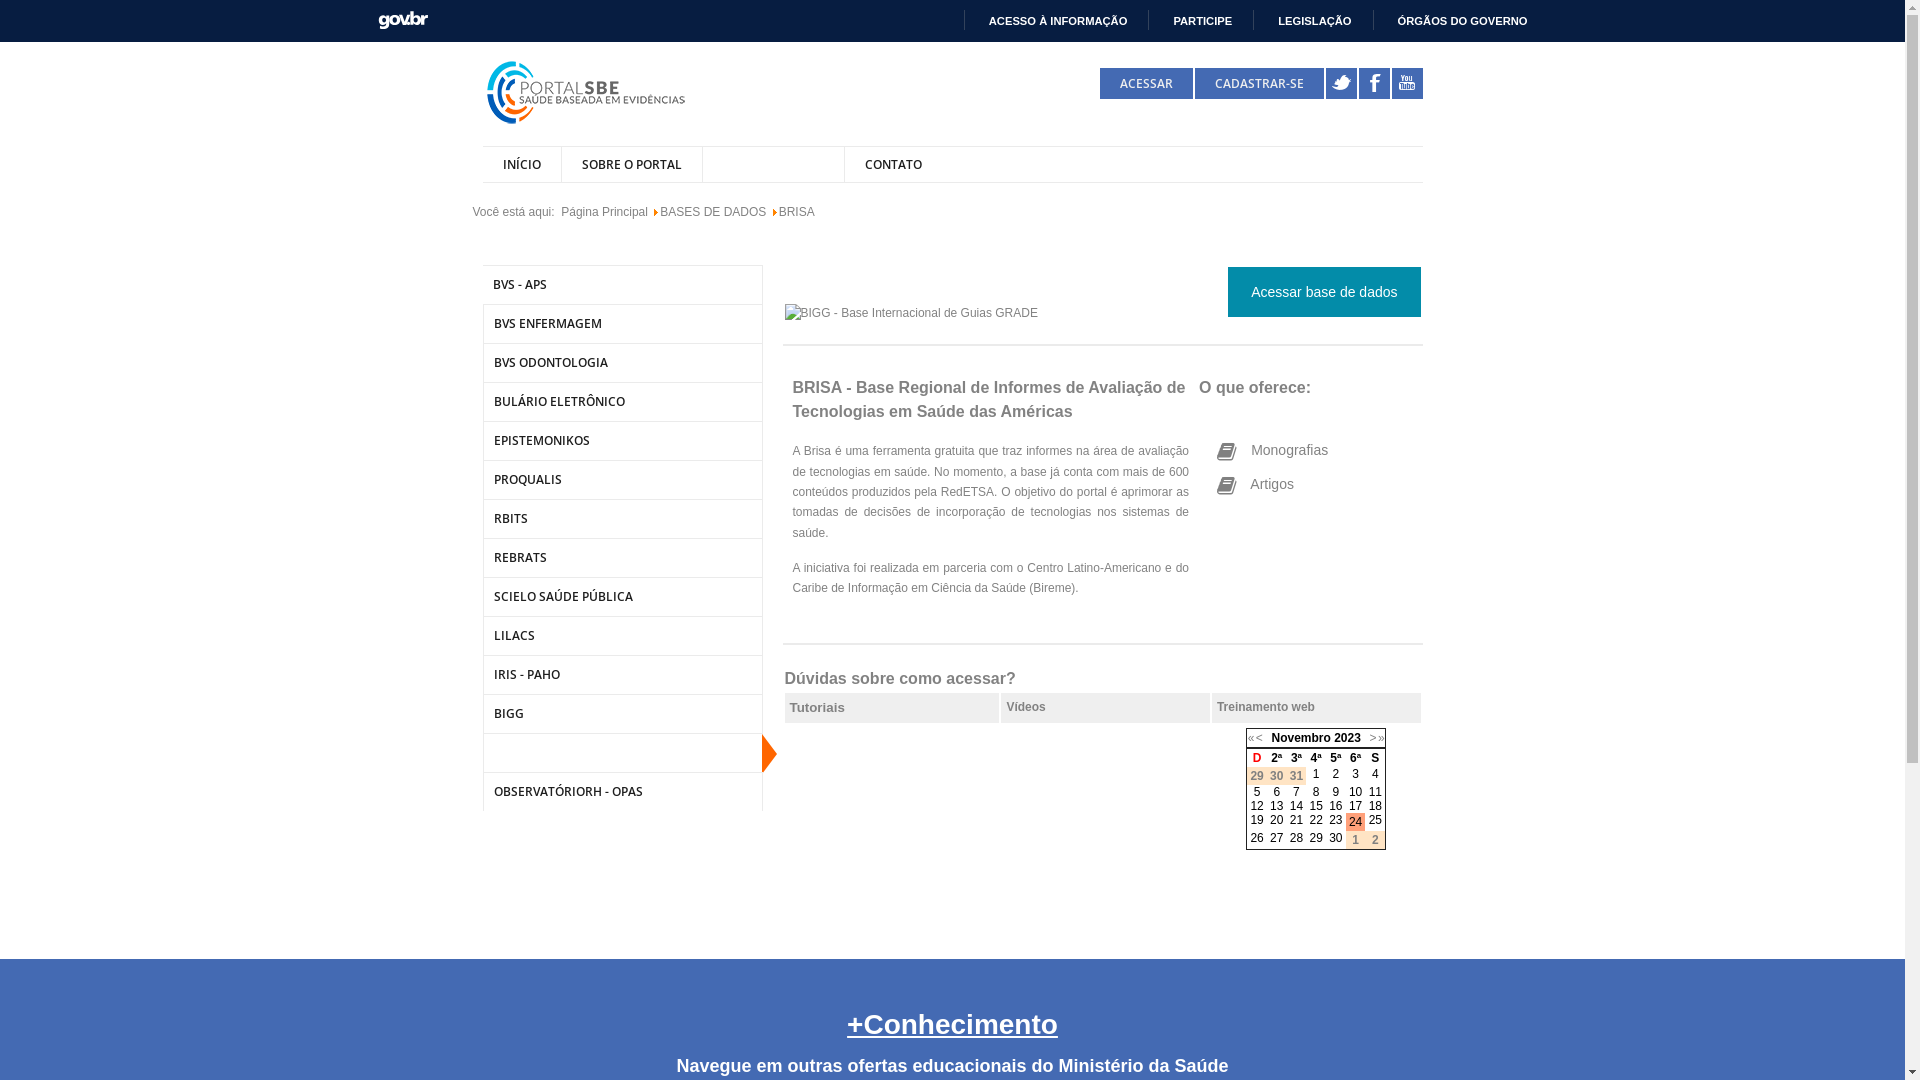 This screenshot has width=1920, height=1080. Describe the element at coordinates (1391, 82) in the screenshot. I see `'Youtube'` at that location.